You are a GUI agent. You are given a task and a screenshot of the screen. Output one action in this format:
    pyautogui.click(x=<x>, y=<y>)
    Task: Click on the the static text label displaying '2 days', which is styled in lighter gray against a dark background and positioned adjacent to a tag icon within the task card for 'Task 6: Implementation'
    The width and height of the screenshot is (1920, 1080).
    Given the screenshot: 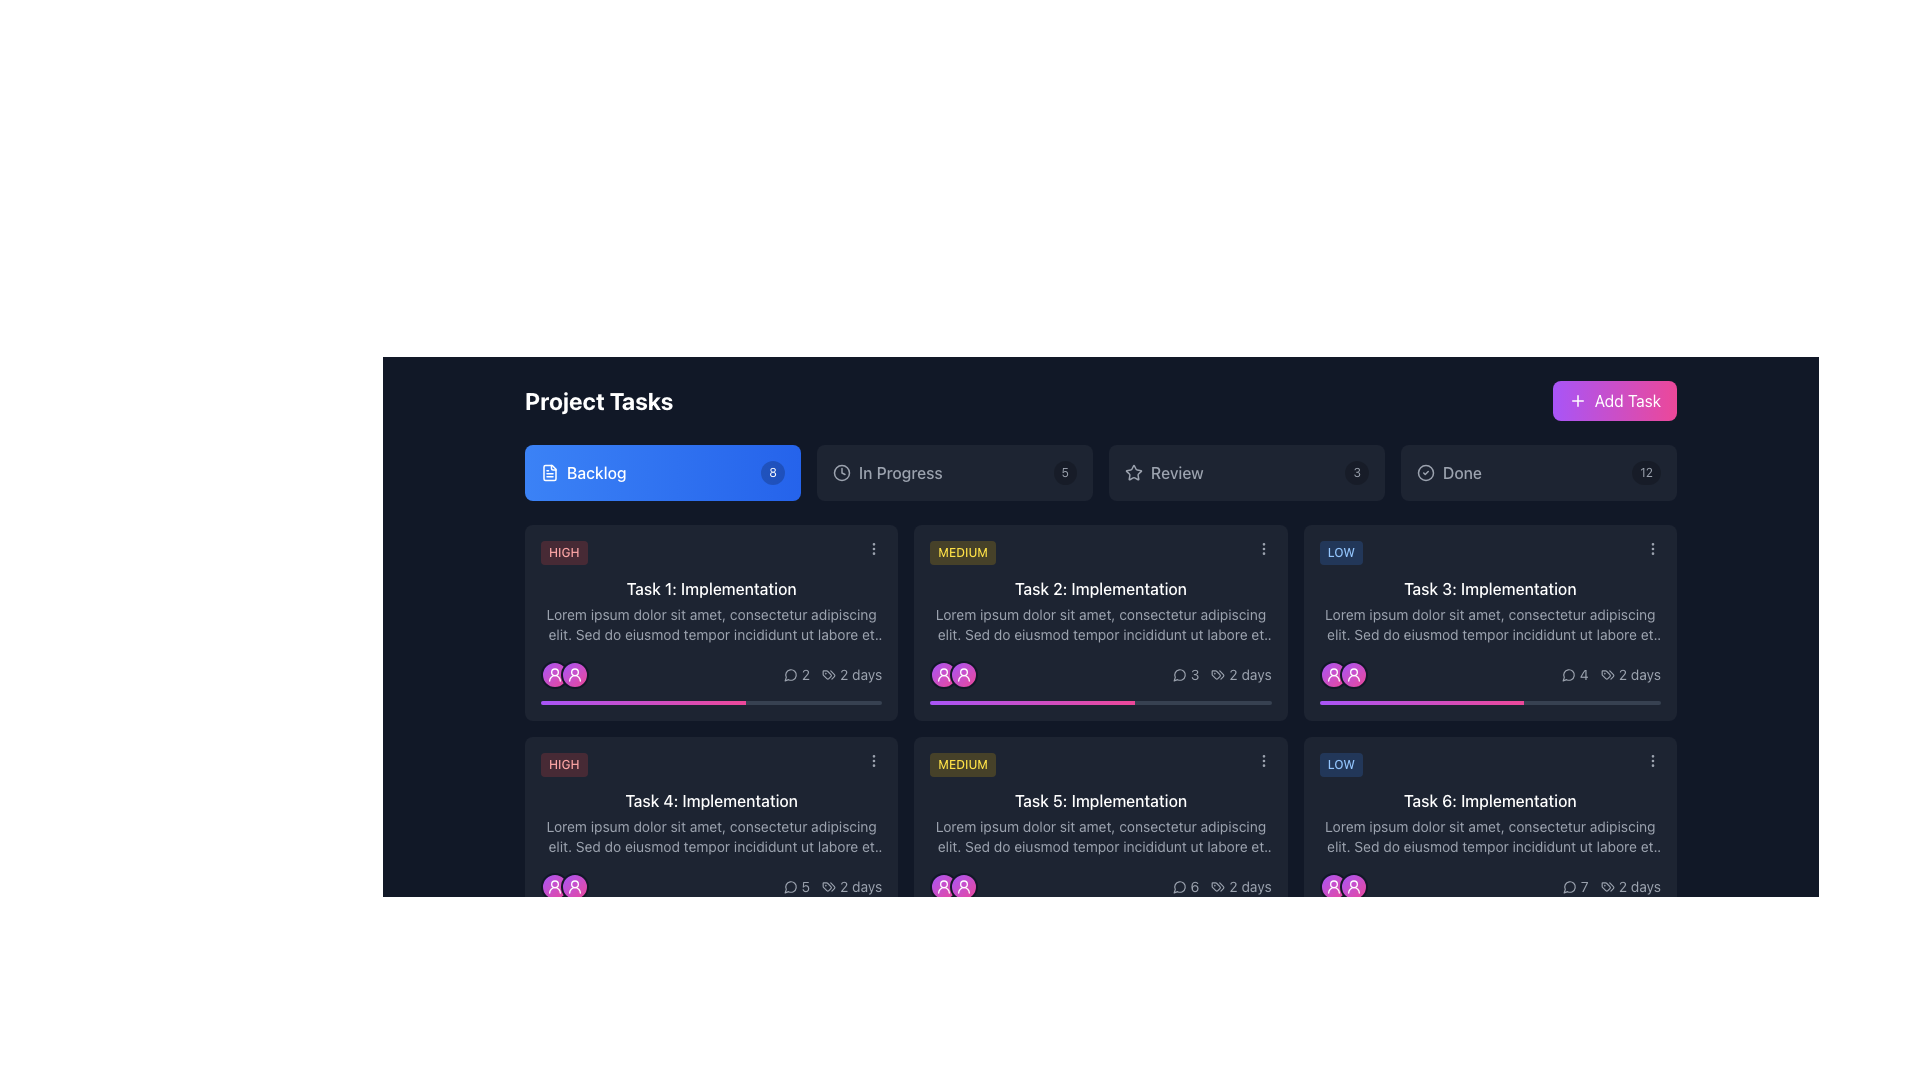 What is the action you would take?
    pyautogui.click(x=1639, y=886)
    